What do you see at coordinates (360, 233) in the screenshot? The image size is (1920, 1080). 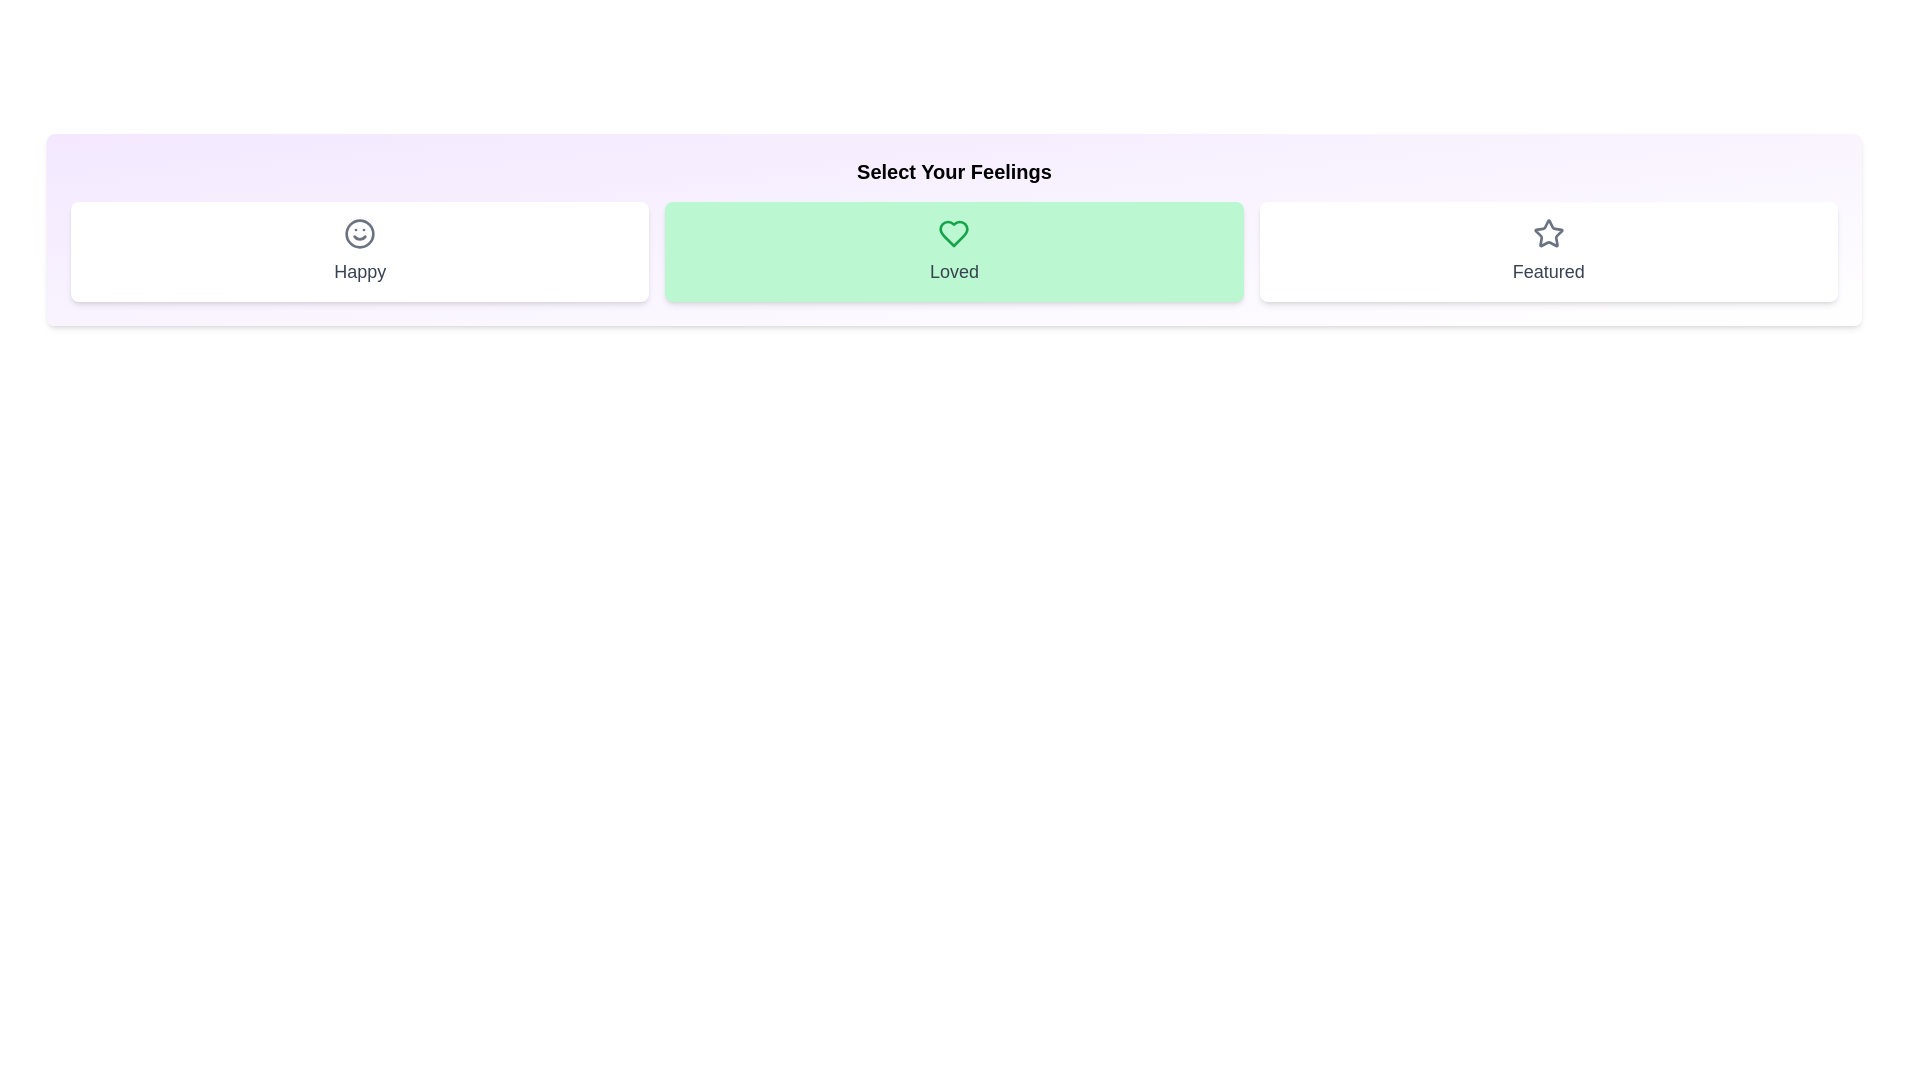 I see `the icon of the Happy chip` at bounding box center [360, 233].